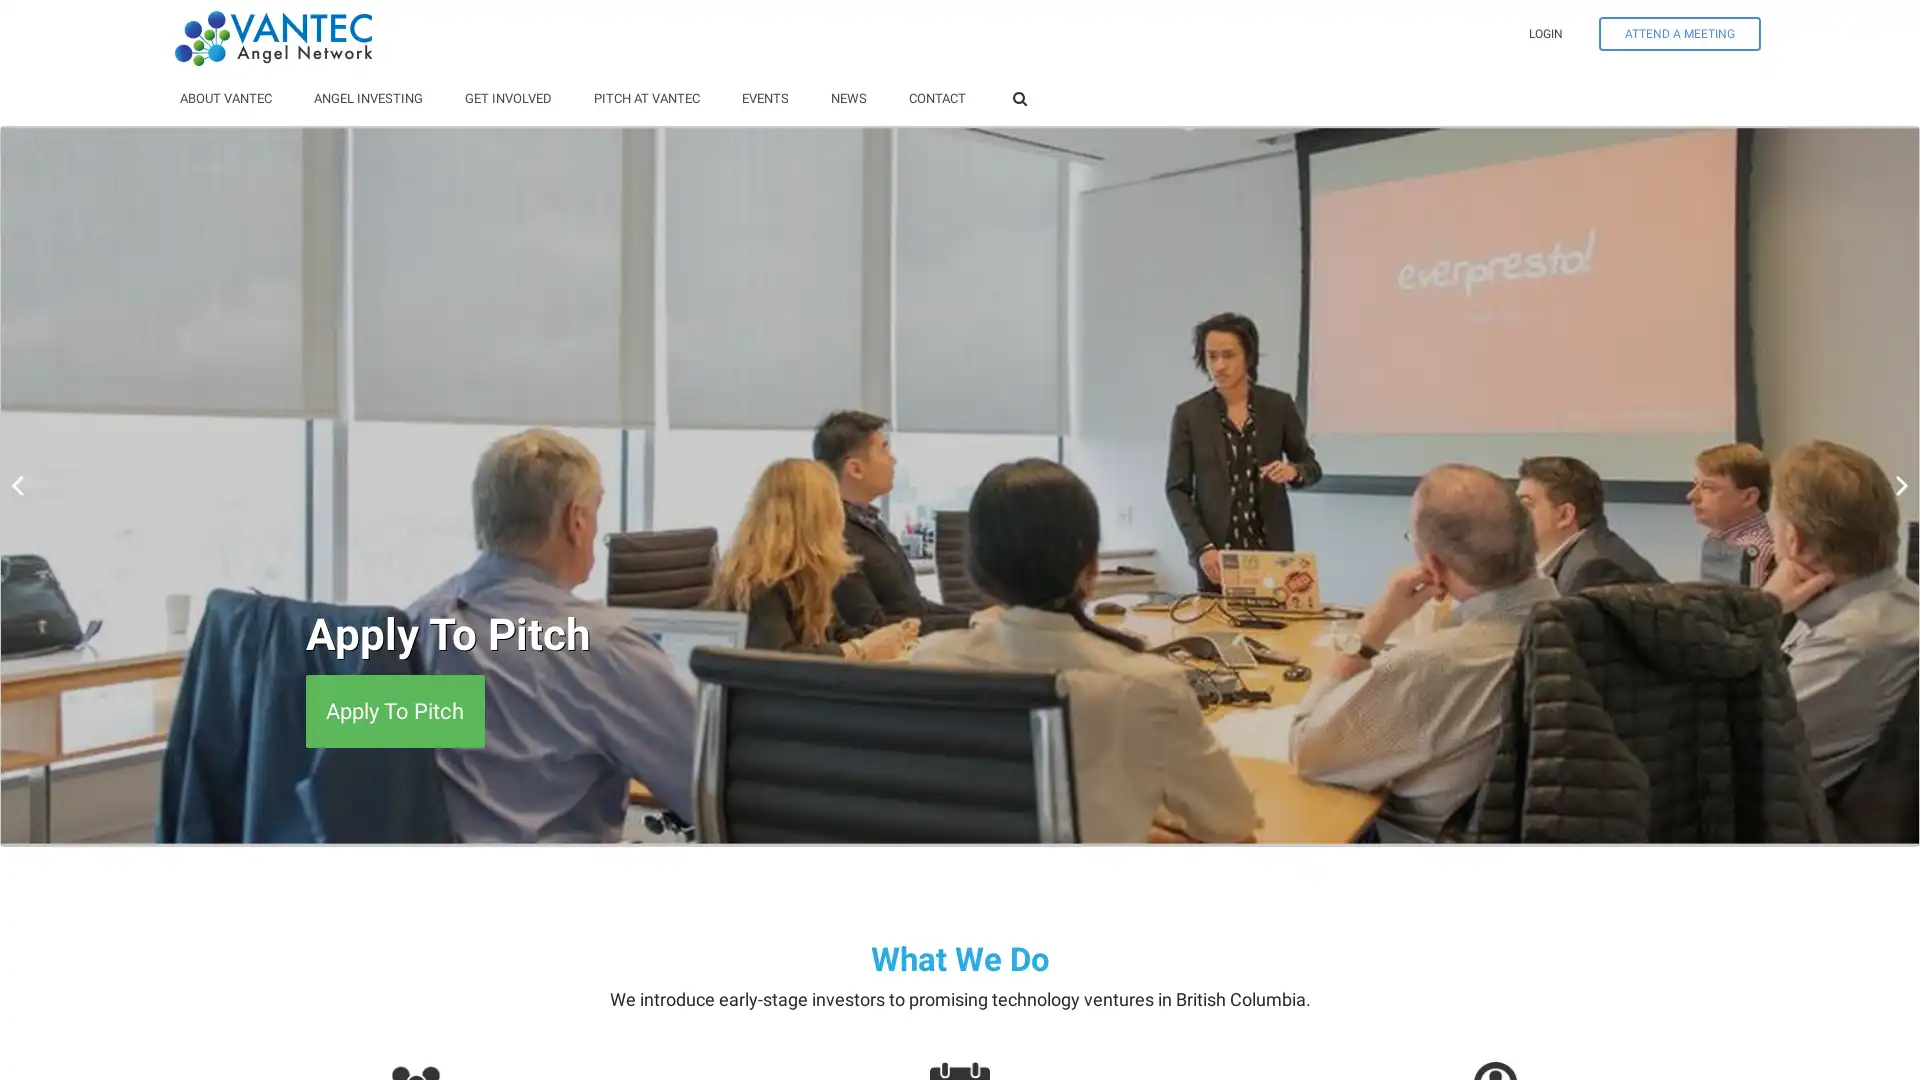 Image resolution: width=1920 pixels, height=1080 pixels. What do you see at coordinates (381, 710) in the screenshot?
I see `Learn More` at bounding box center [381, 710].